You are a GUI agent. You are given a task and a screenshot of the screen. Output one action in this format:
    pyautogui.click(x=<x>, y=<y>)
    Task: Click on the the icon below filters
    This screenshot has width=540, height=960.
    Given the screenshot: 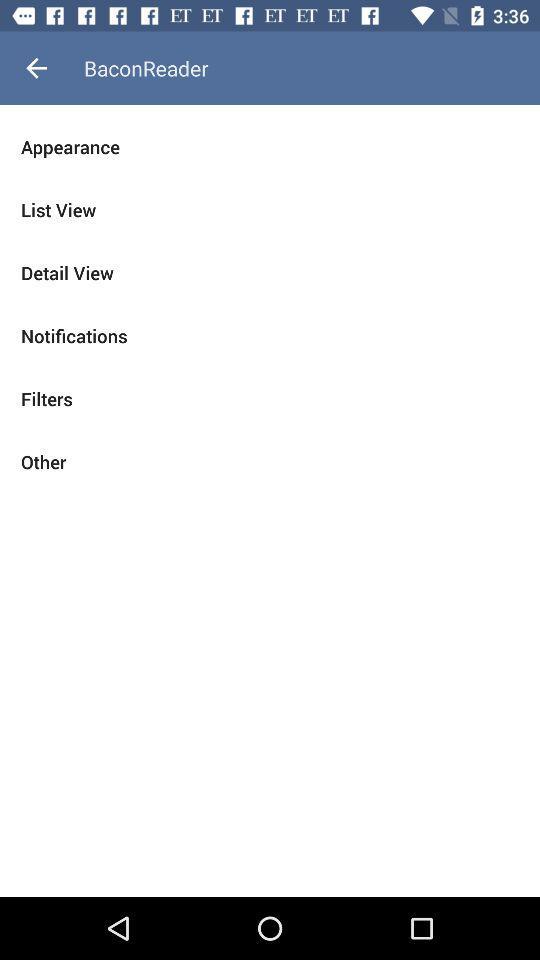 What is the action you would take?
    pyautogui.click(x=270, y=462)
    